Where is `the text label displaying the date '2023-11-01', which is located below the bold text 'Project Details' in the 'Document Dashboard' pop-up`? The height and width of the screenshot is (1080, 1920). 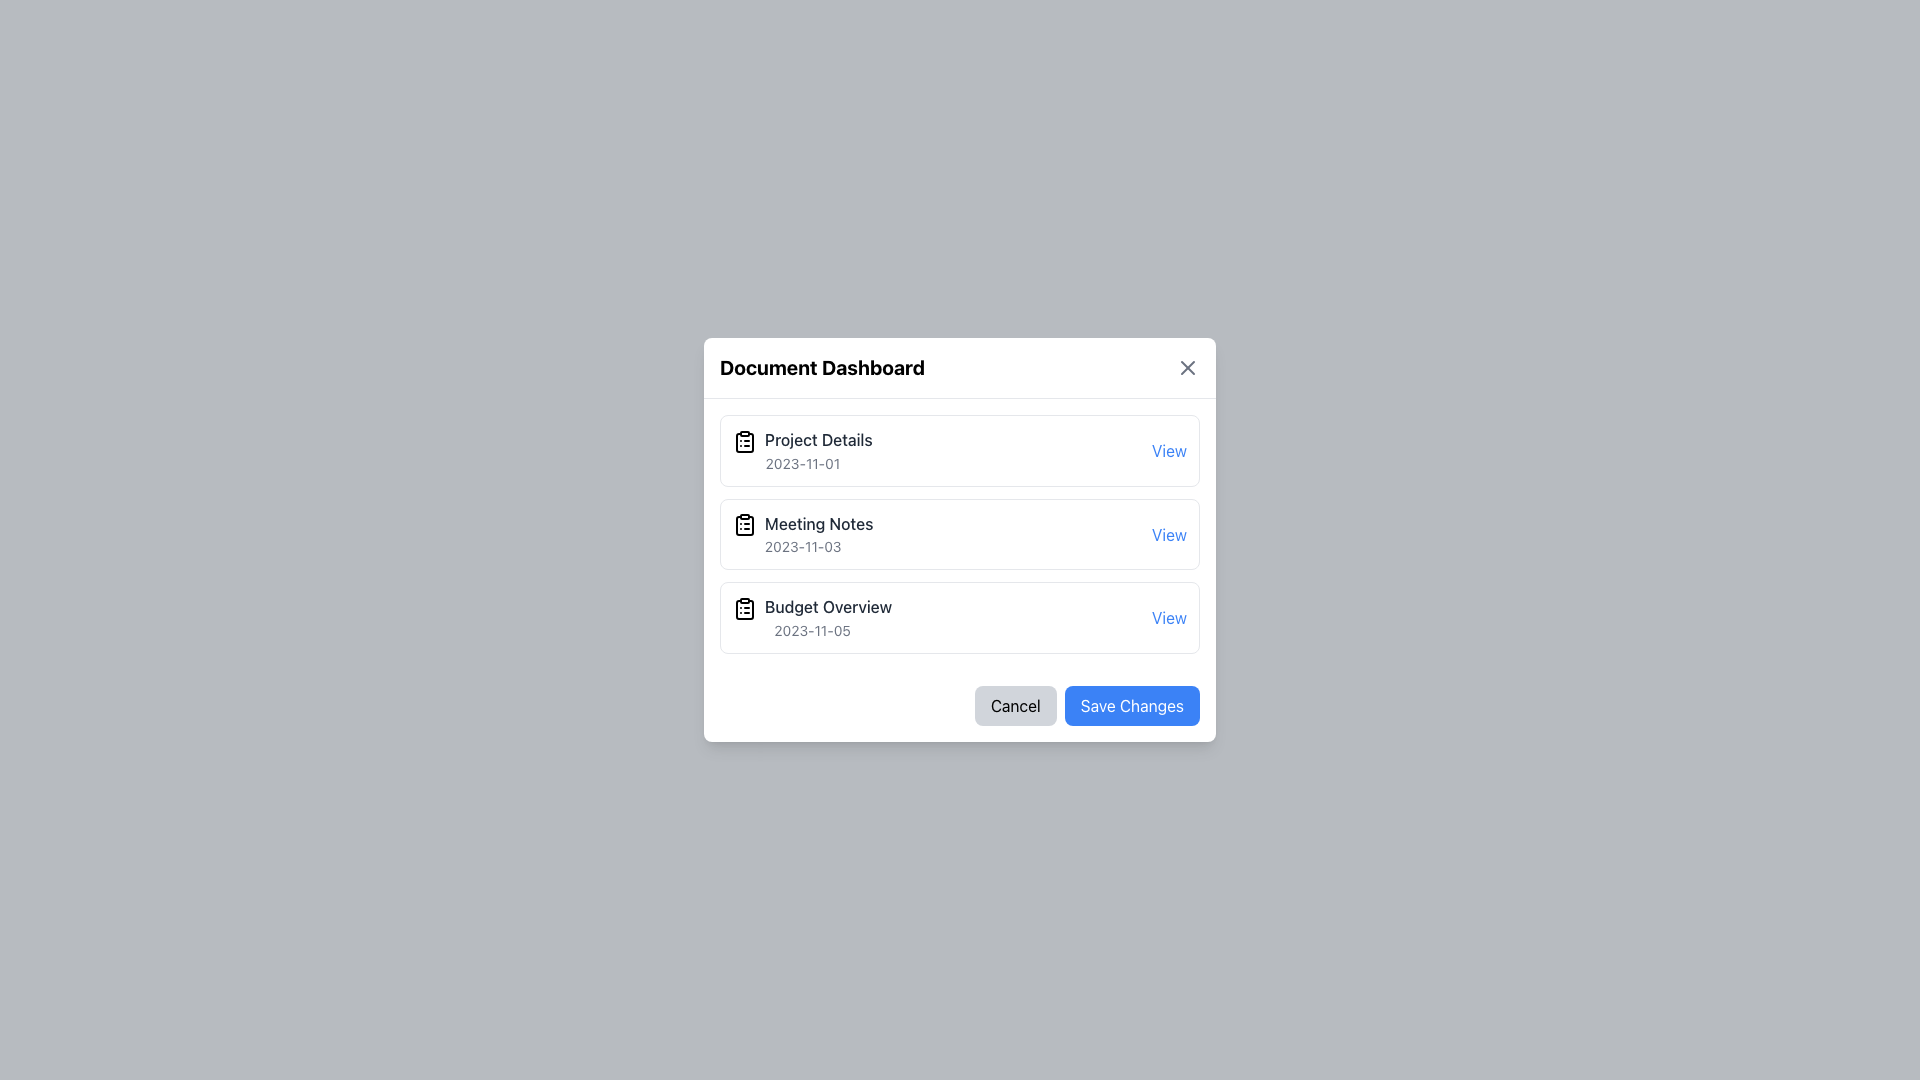
the text label displaying the date '2023-11-01', which is located below the bold text 'Project Details' in the 'Document Dashboard' pop-up is located at coordinates (802, 463).